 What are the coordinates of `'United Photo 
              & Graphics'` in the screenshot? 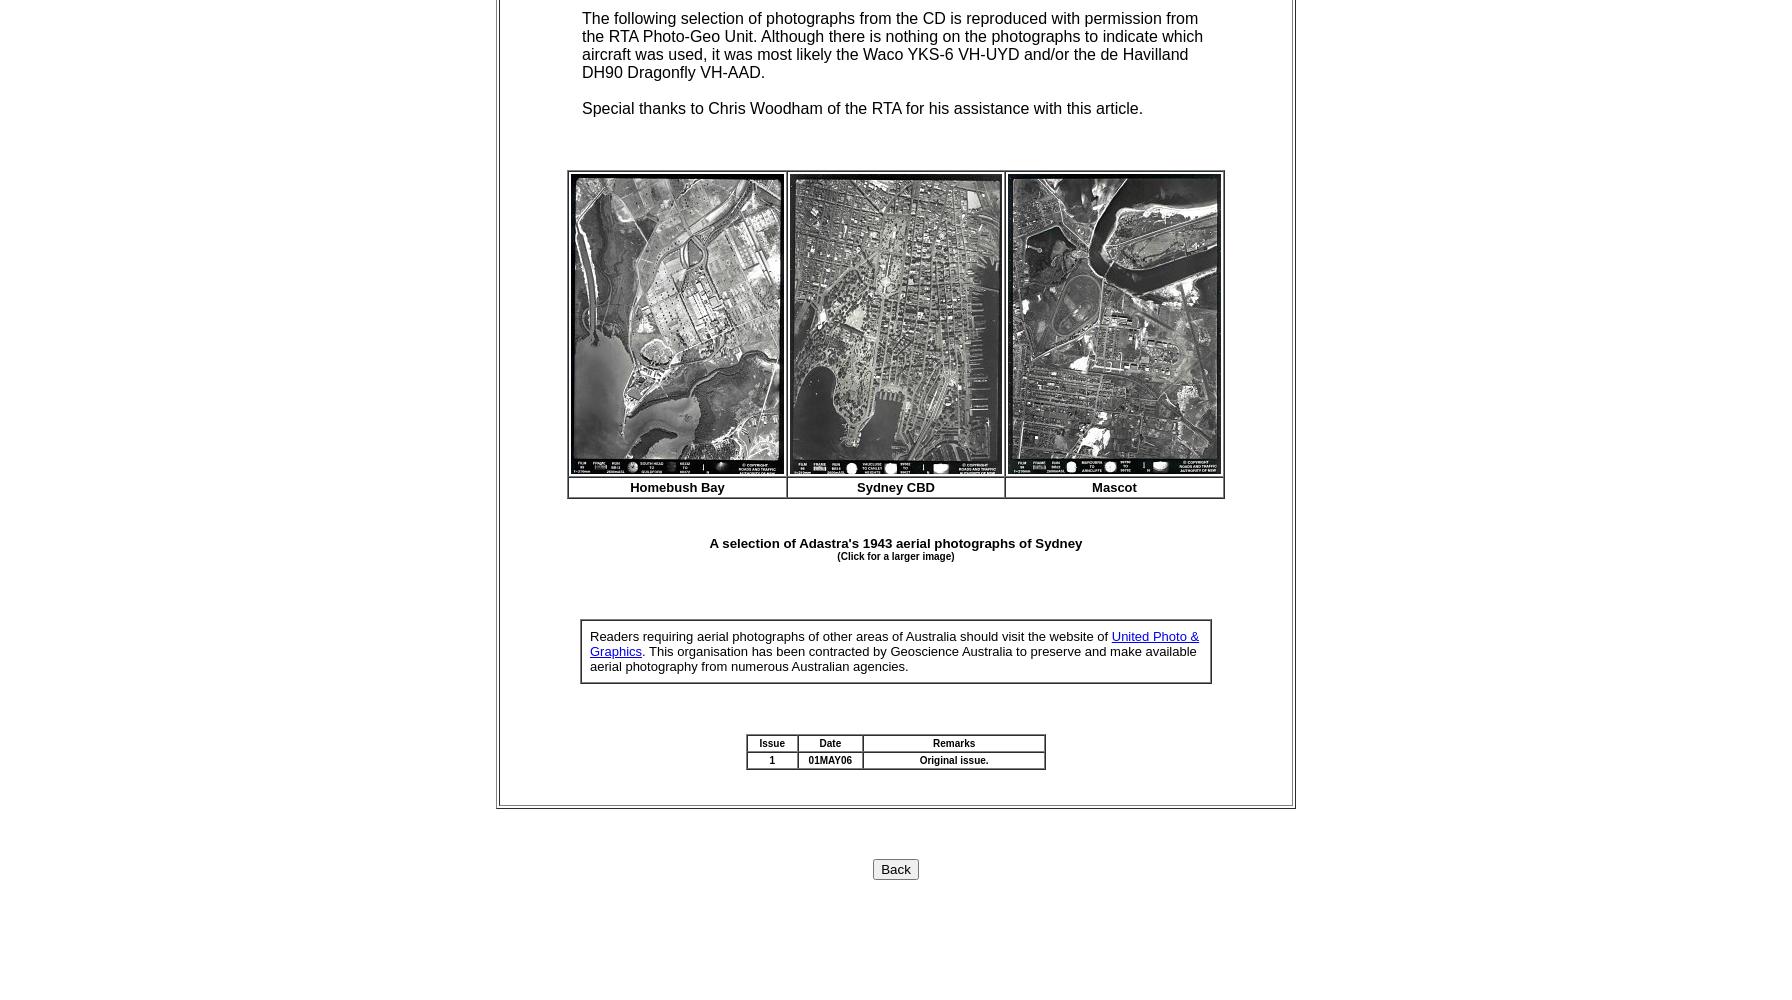 It's located at (589, 643).